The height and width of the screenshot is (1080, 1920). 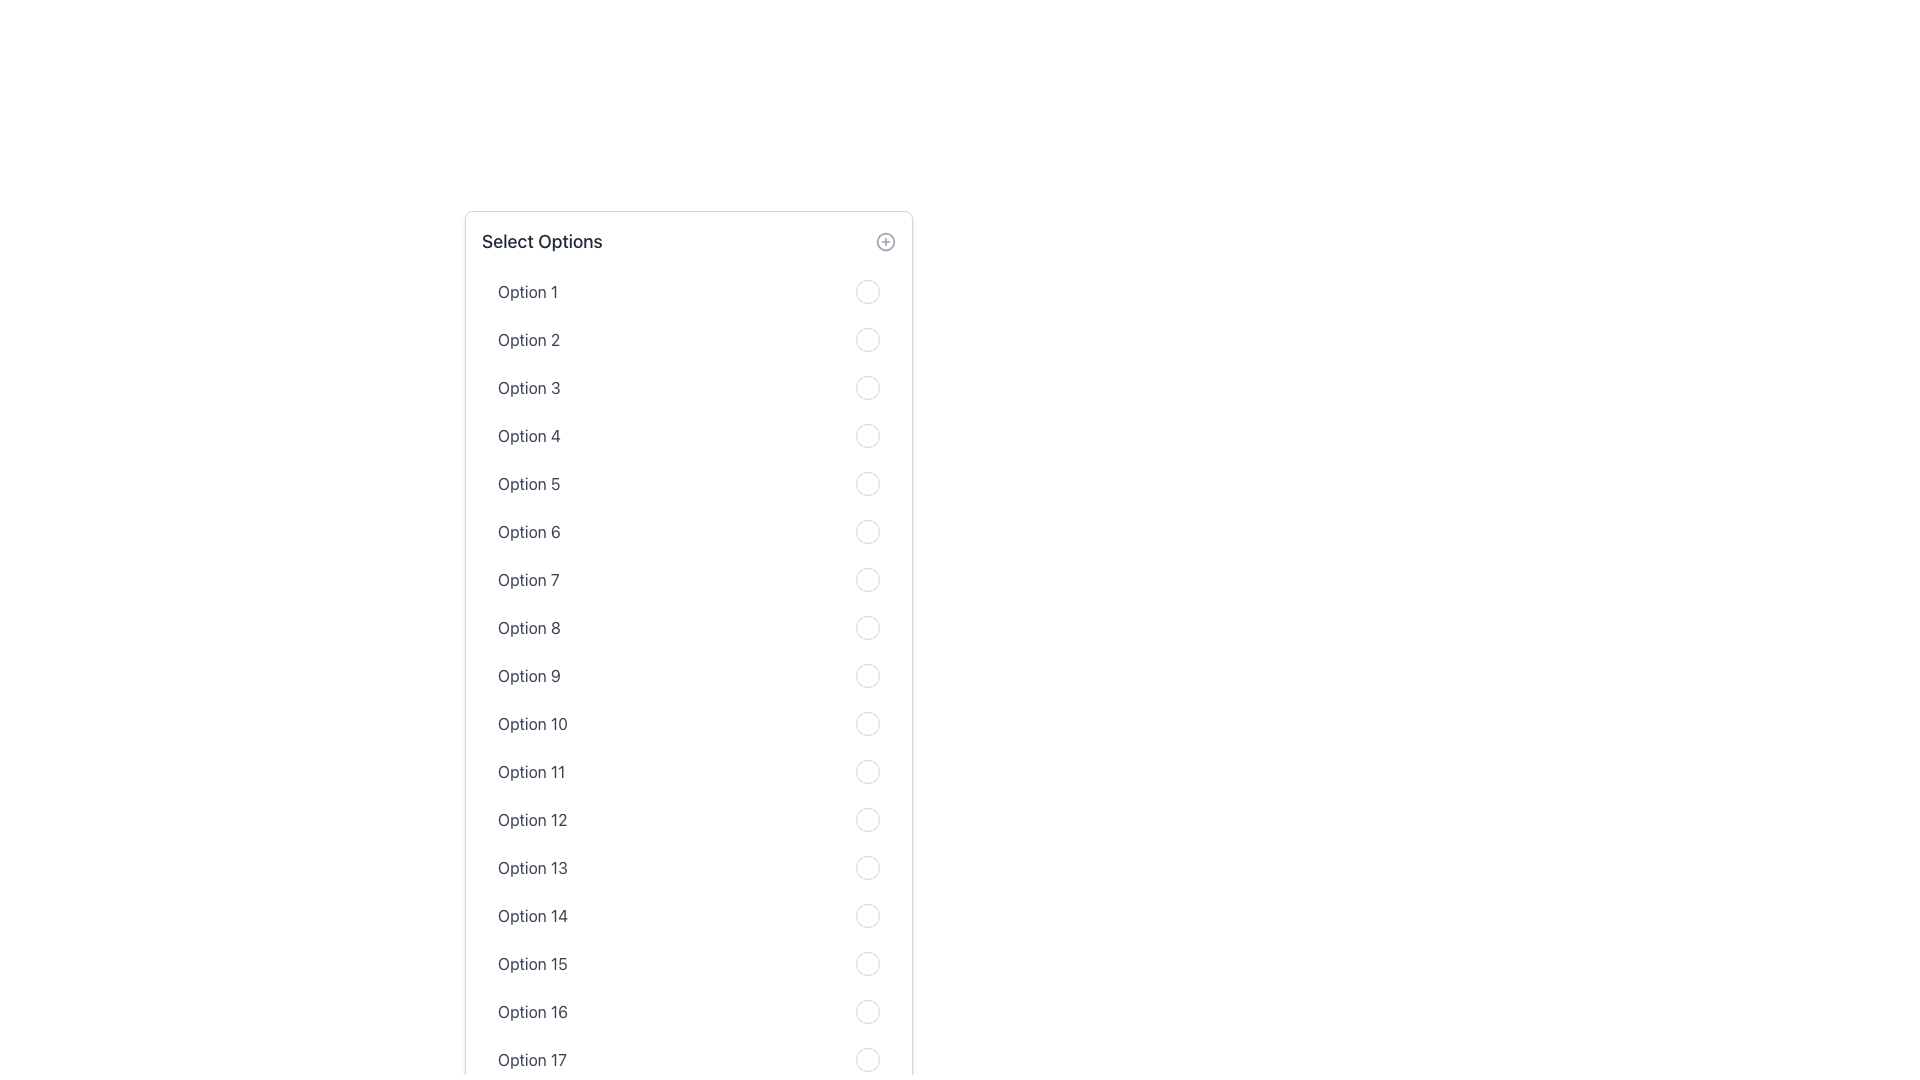 What do you see at coordinates (868, 1011) in the screenshot?
I see `the radio button located to the immediate right of the text 'Option 16'` at bounding box center [868, 1011].